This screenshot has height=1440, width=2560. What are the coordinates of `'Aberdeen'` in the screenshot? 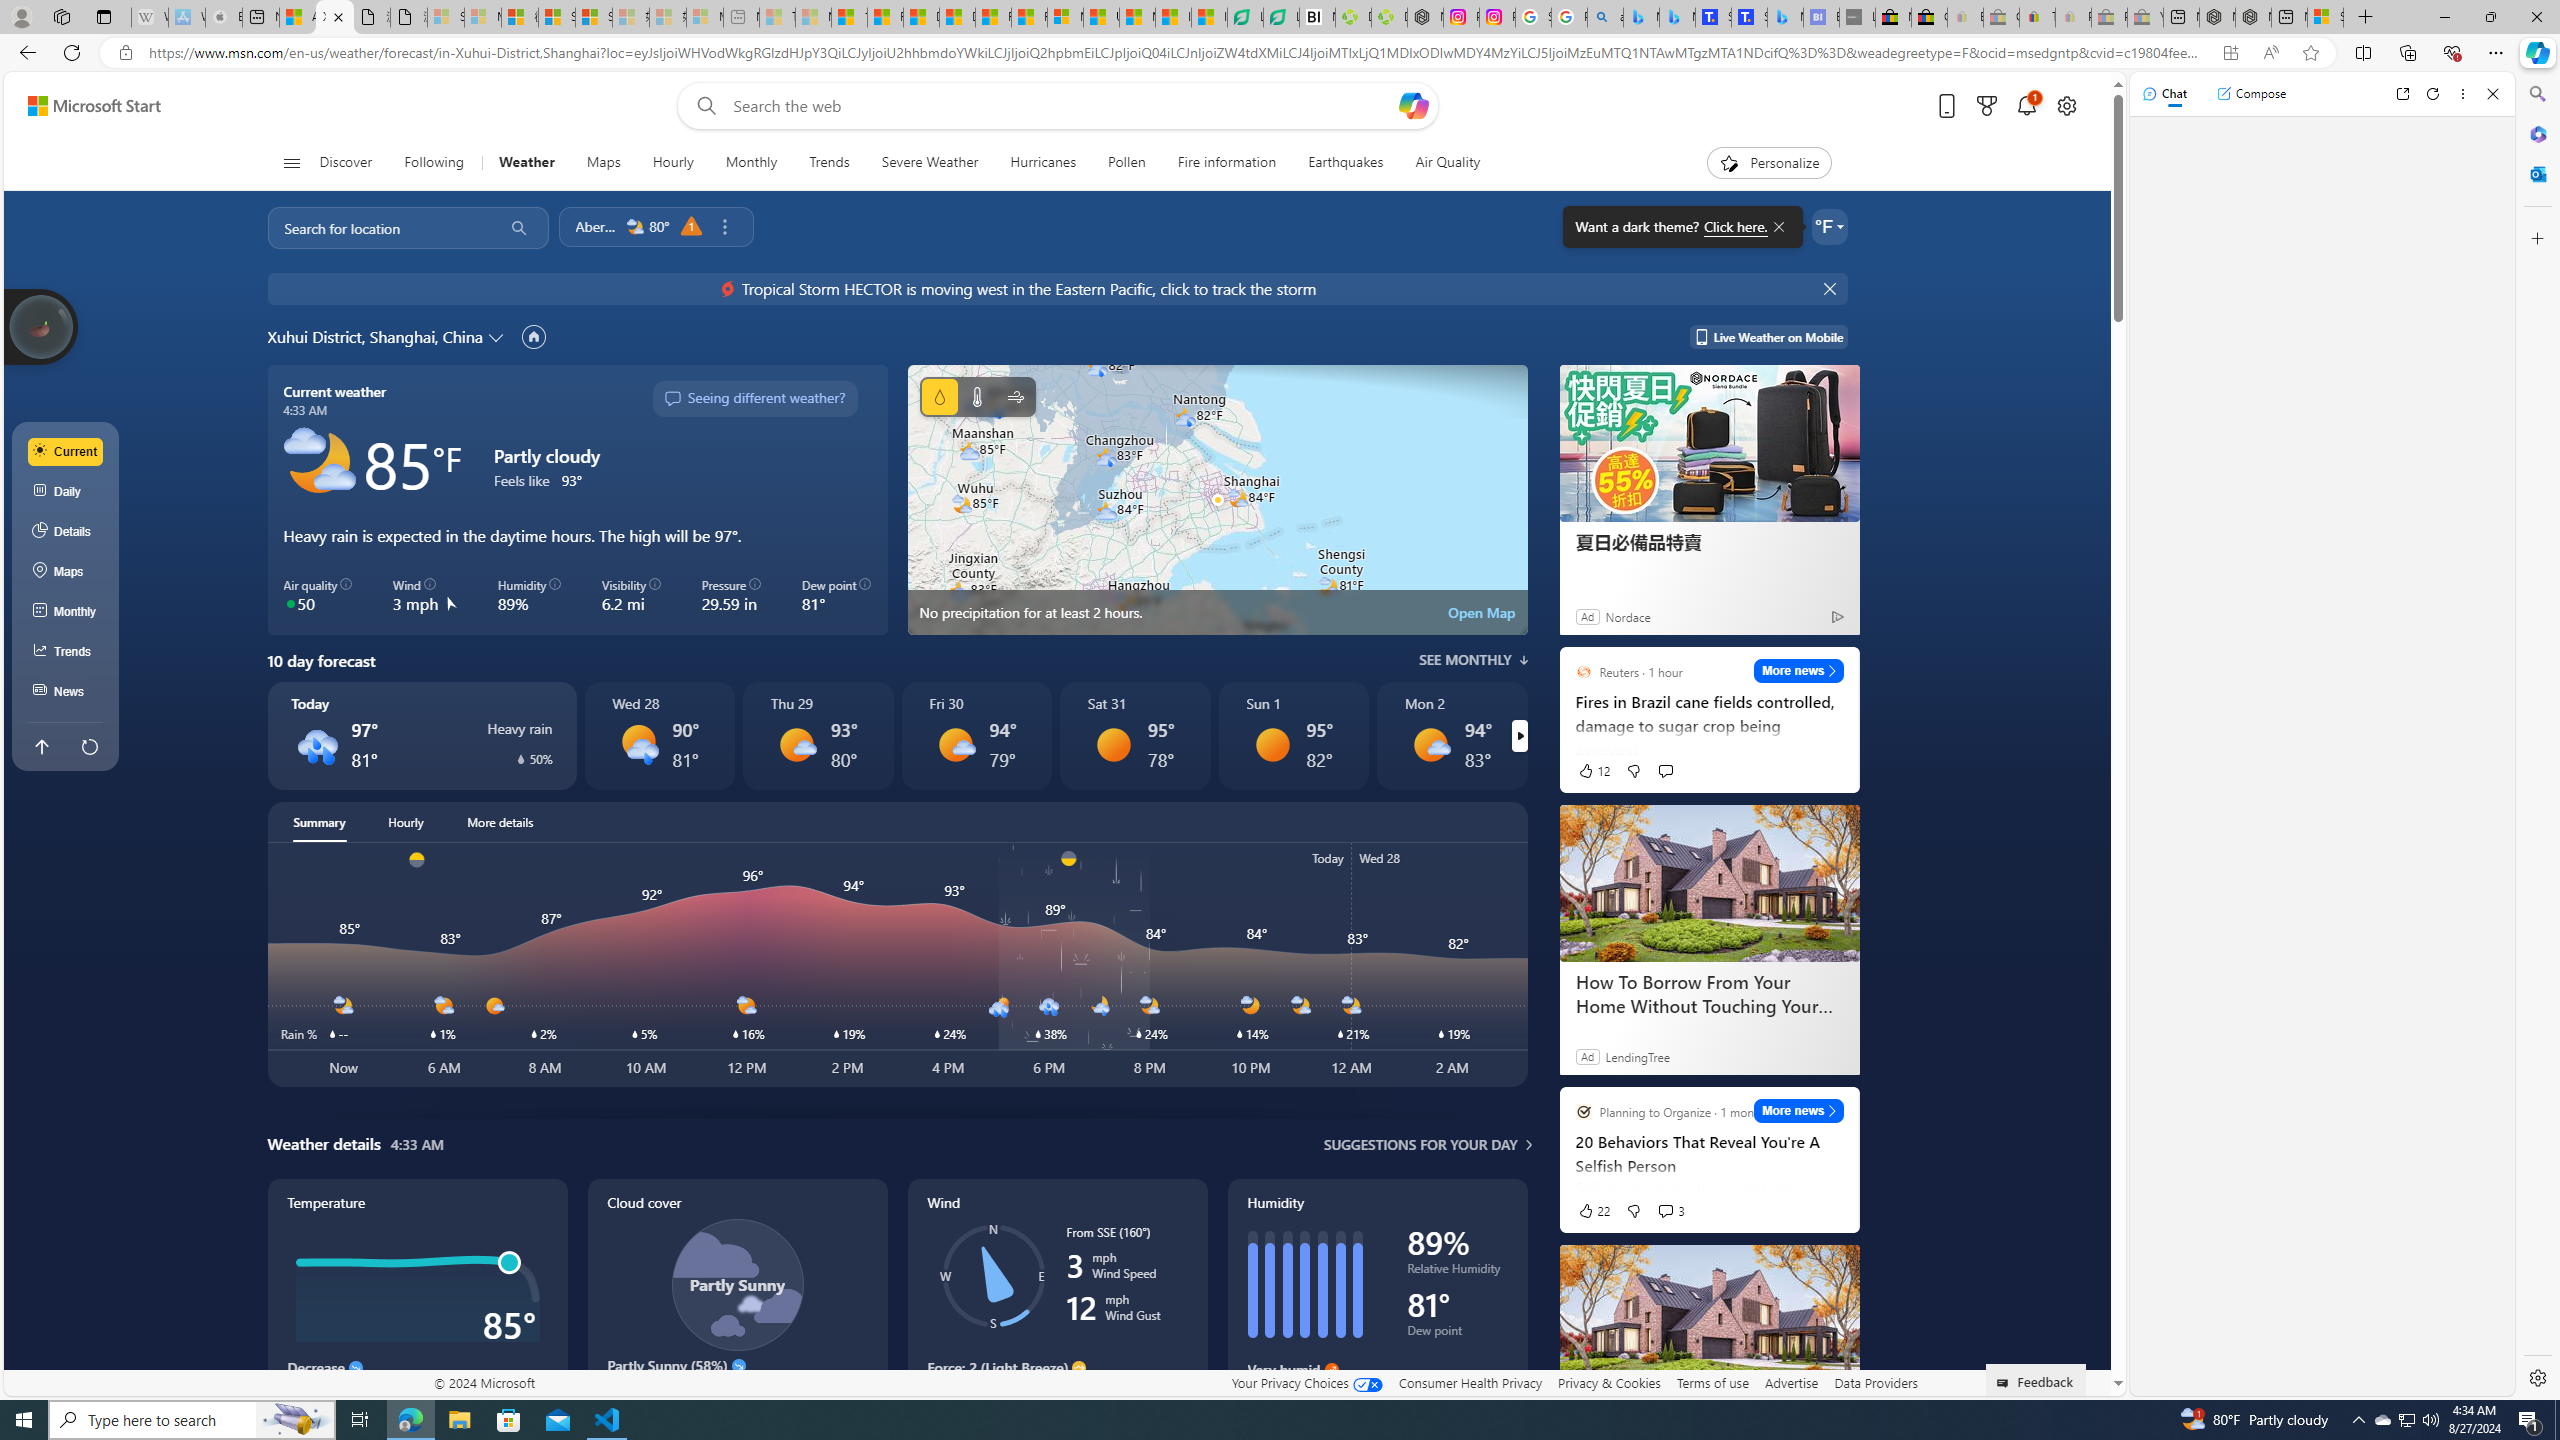 It's located at (595, 226).